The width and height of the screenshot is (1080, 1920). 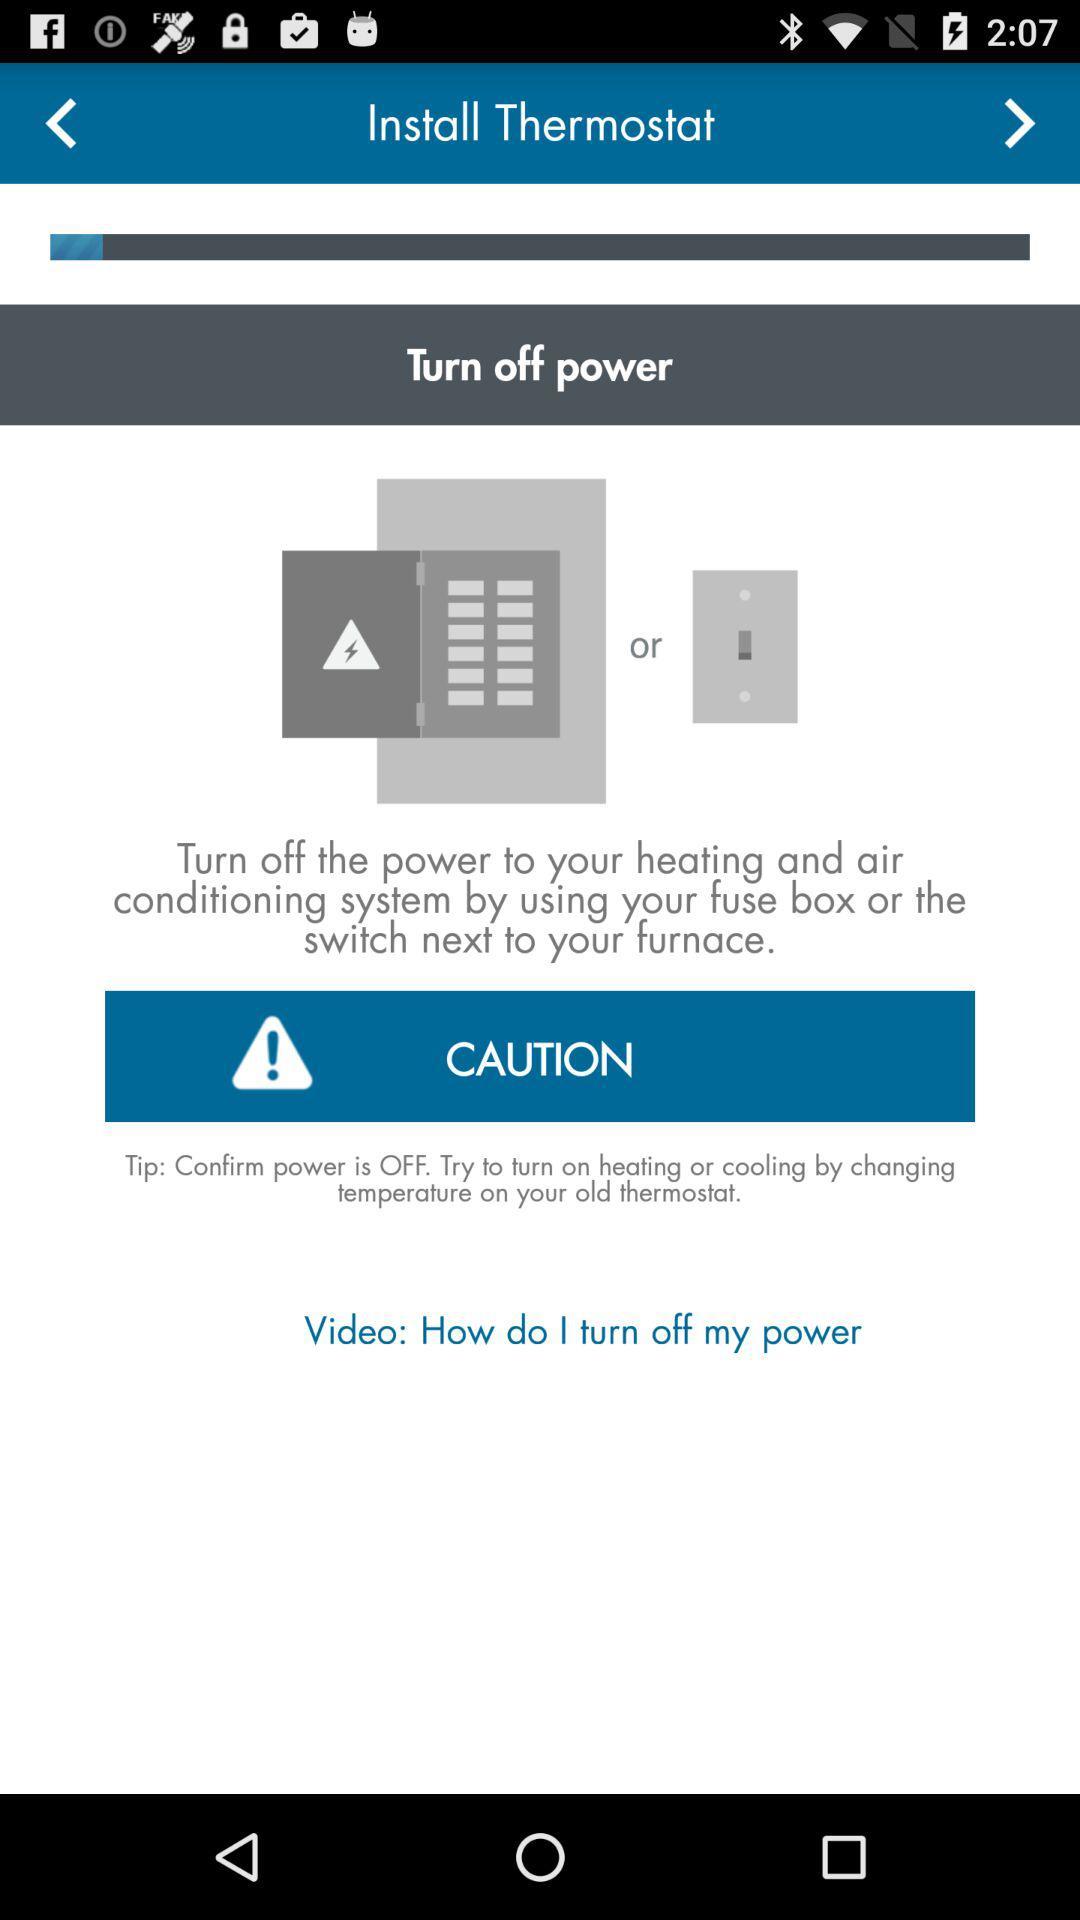 I want to click on video how do app, so click(x=538, y=1330).